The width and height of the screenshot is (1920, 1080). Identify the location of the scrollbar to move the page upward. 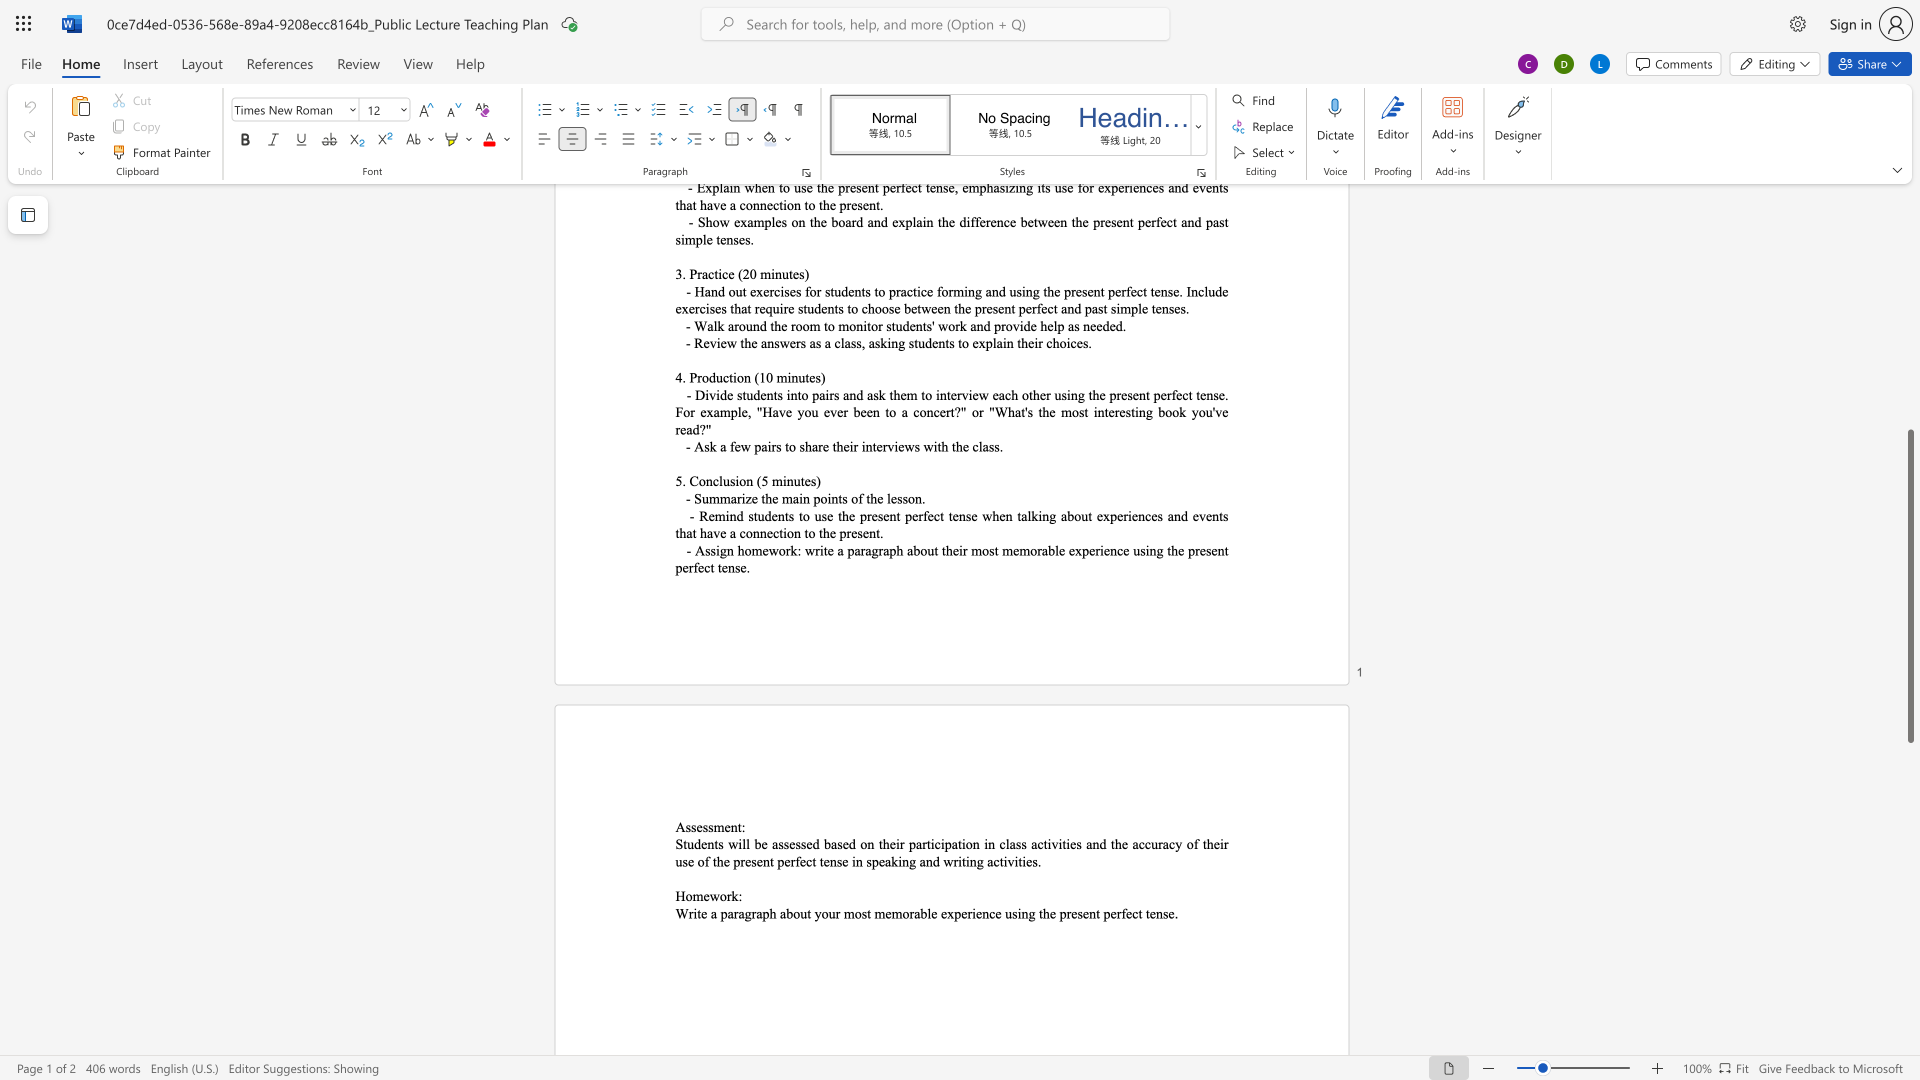
(1909, 419).